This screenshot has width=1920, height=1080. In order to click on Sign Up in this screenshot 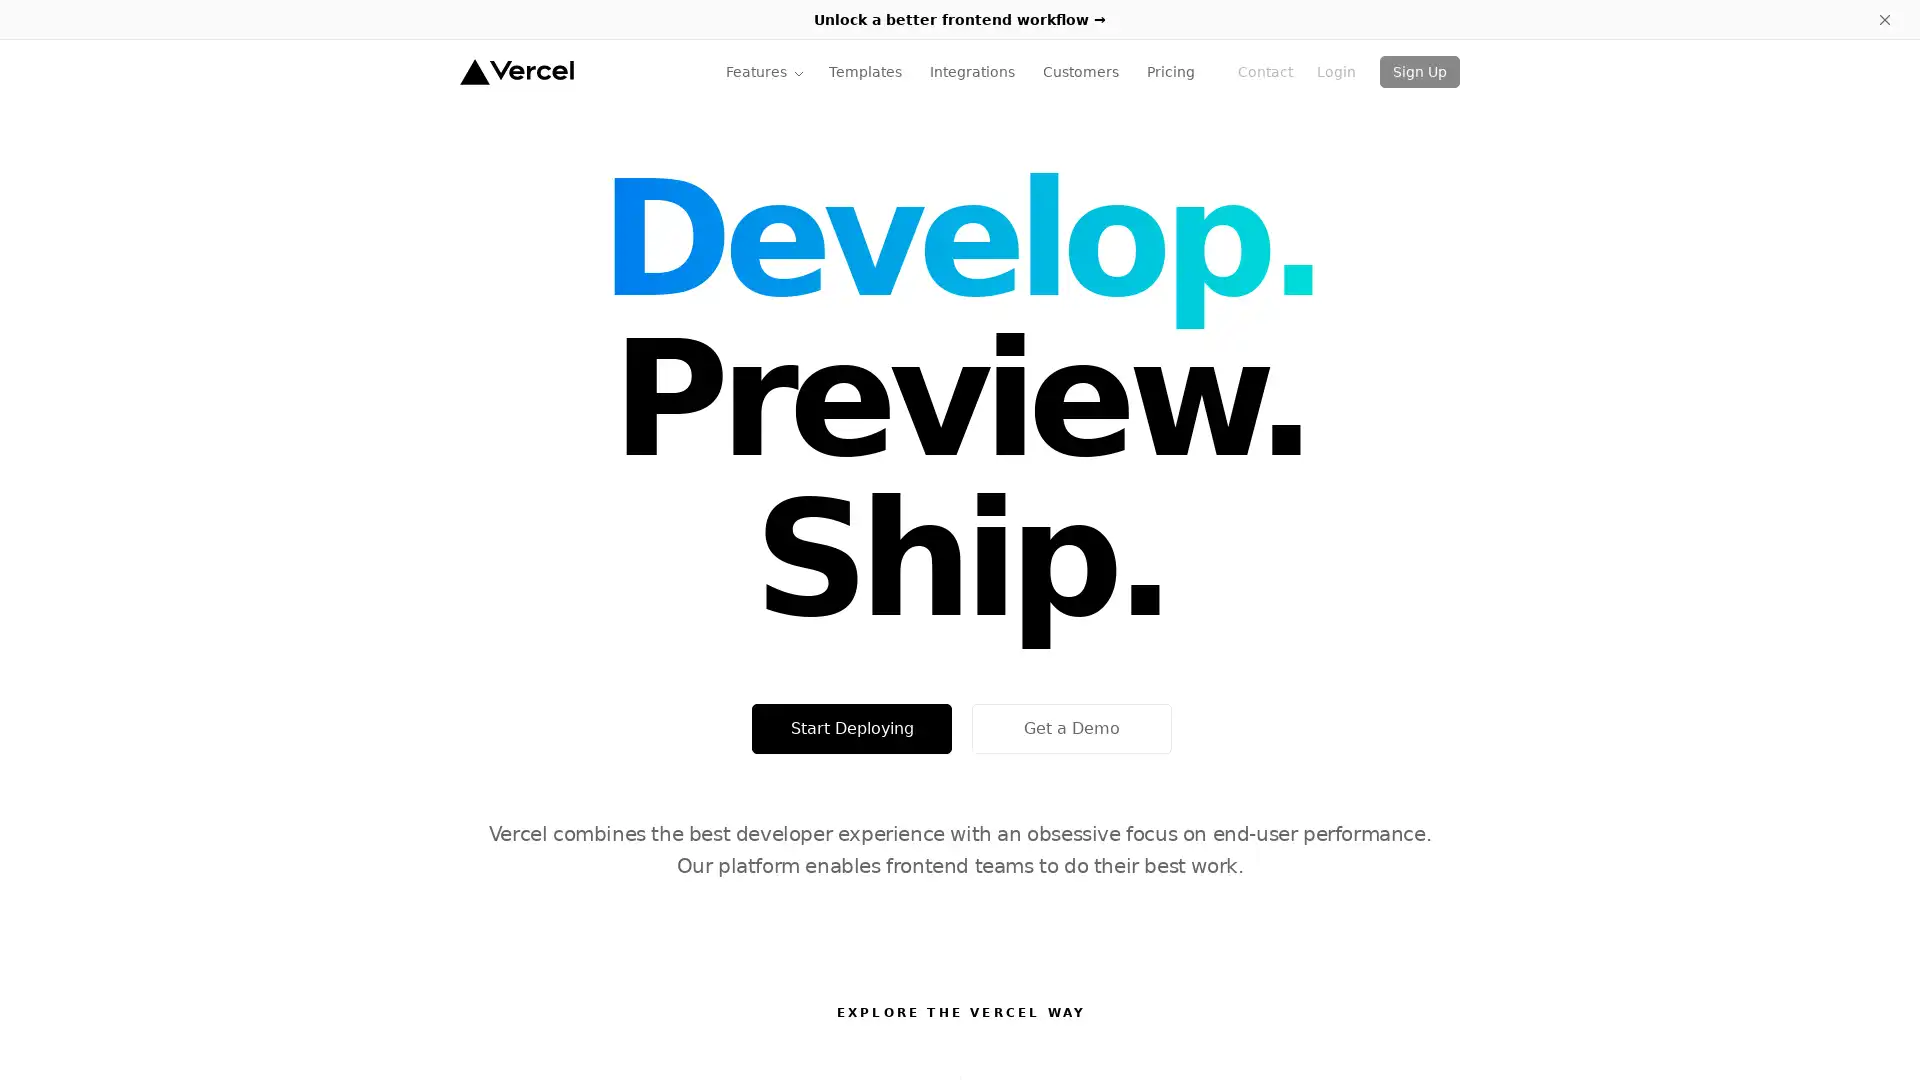, I will do `click(1419, 71)`.